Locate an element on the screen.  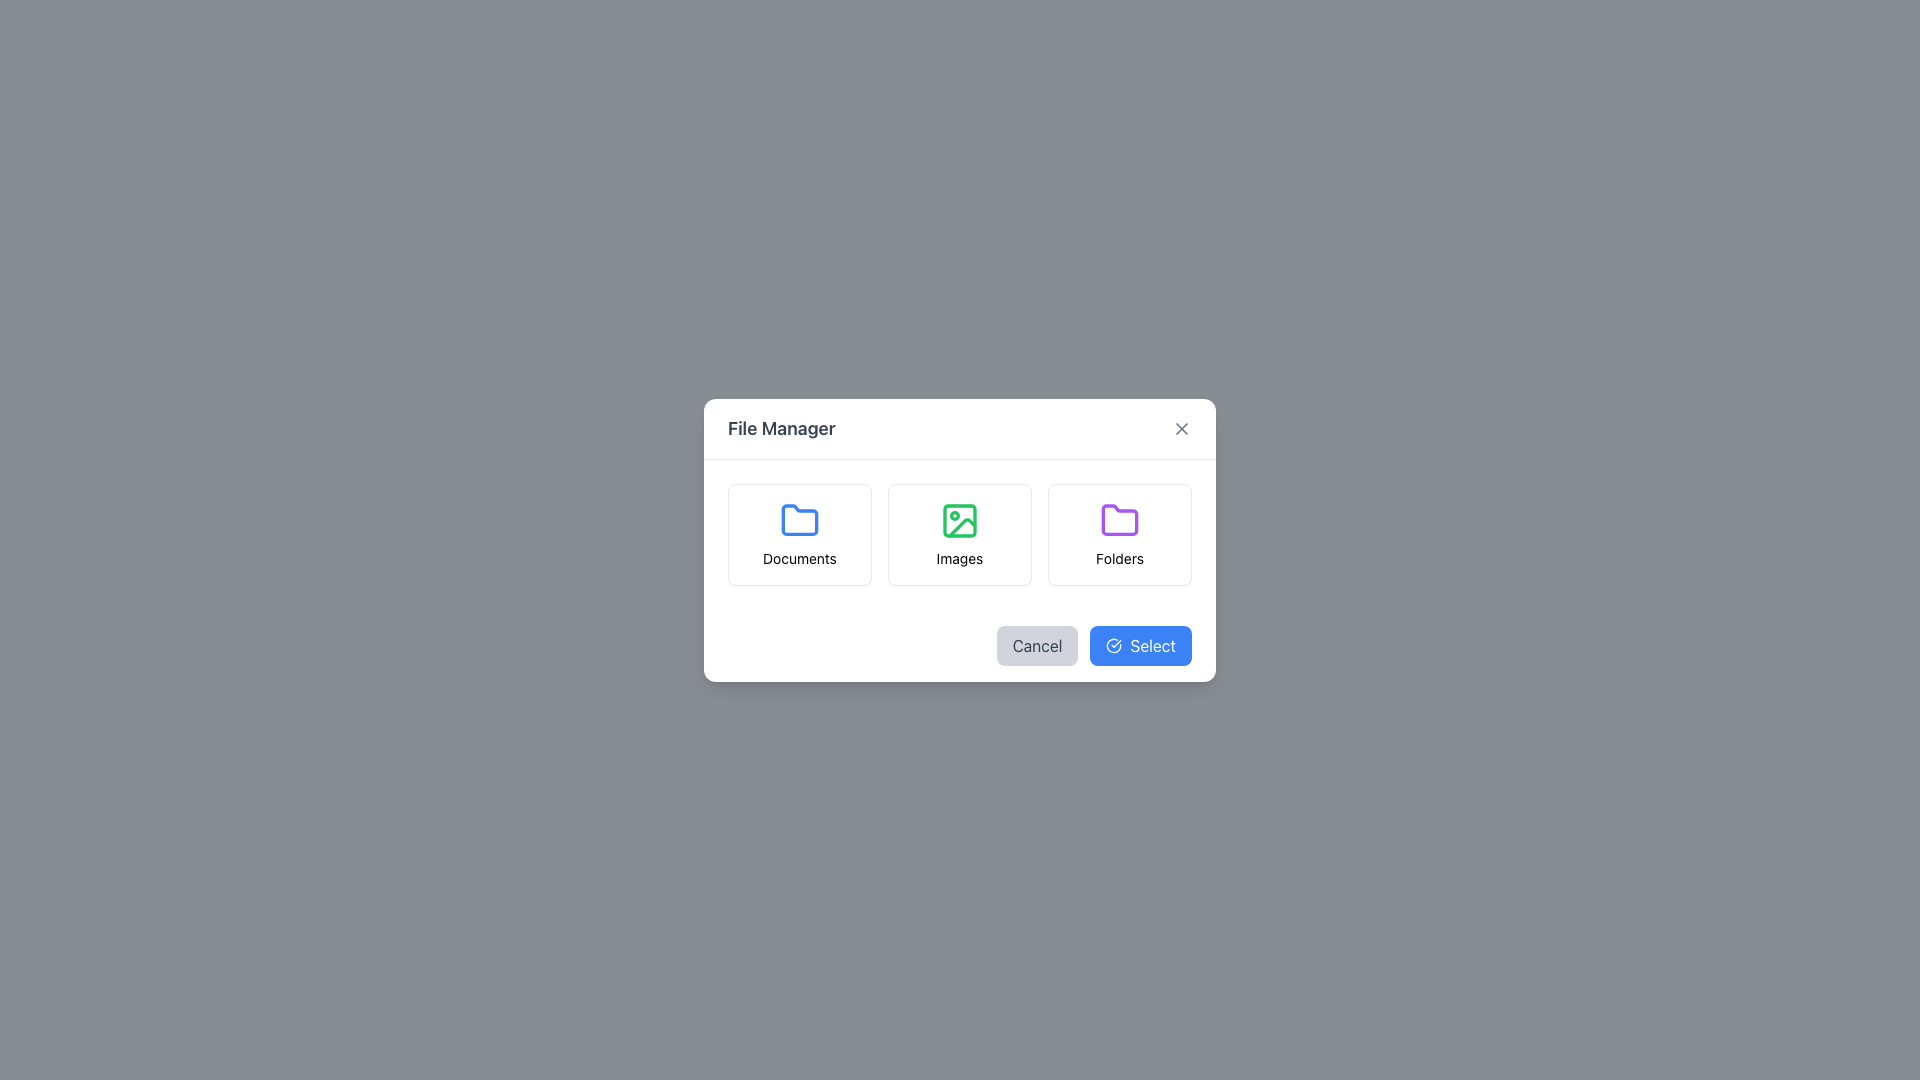
the image icon within the 'Images' section of the file manager, which is framed with a green outline and depicts a photo symbol is located at coordinates (960, 519).